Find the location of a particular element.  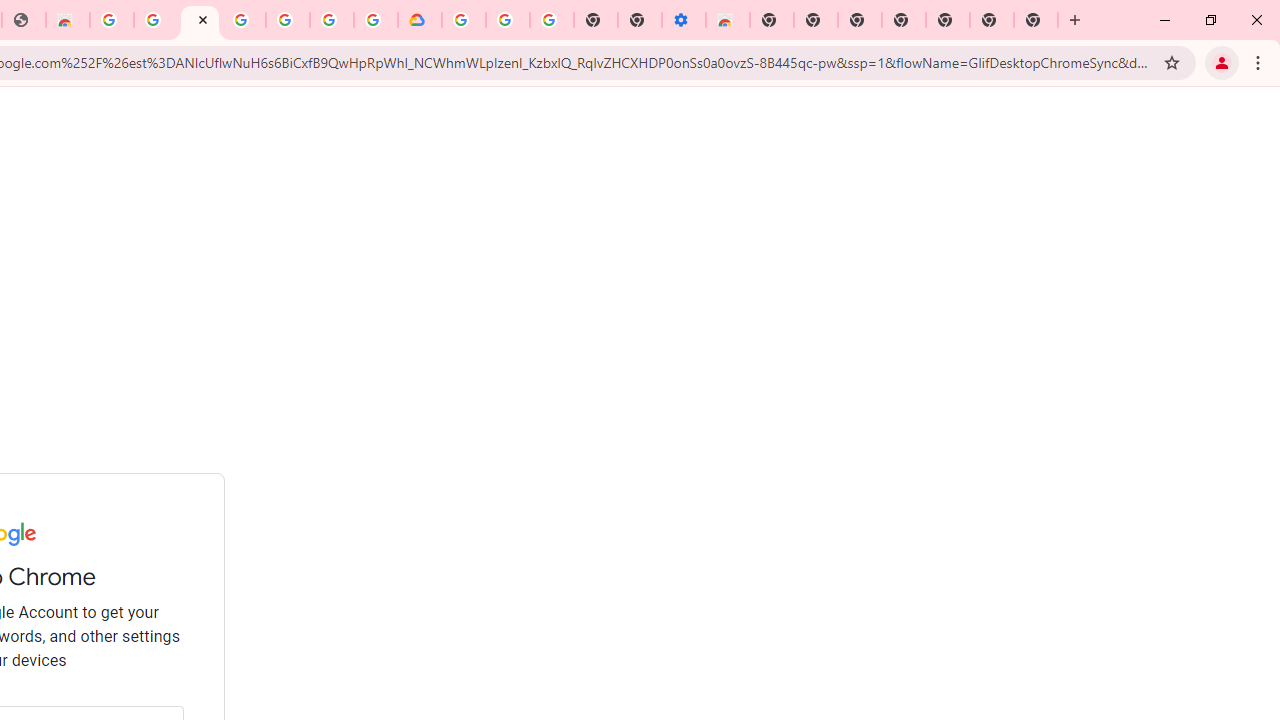

'New Tab' is located at coordinates (1036, 20).